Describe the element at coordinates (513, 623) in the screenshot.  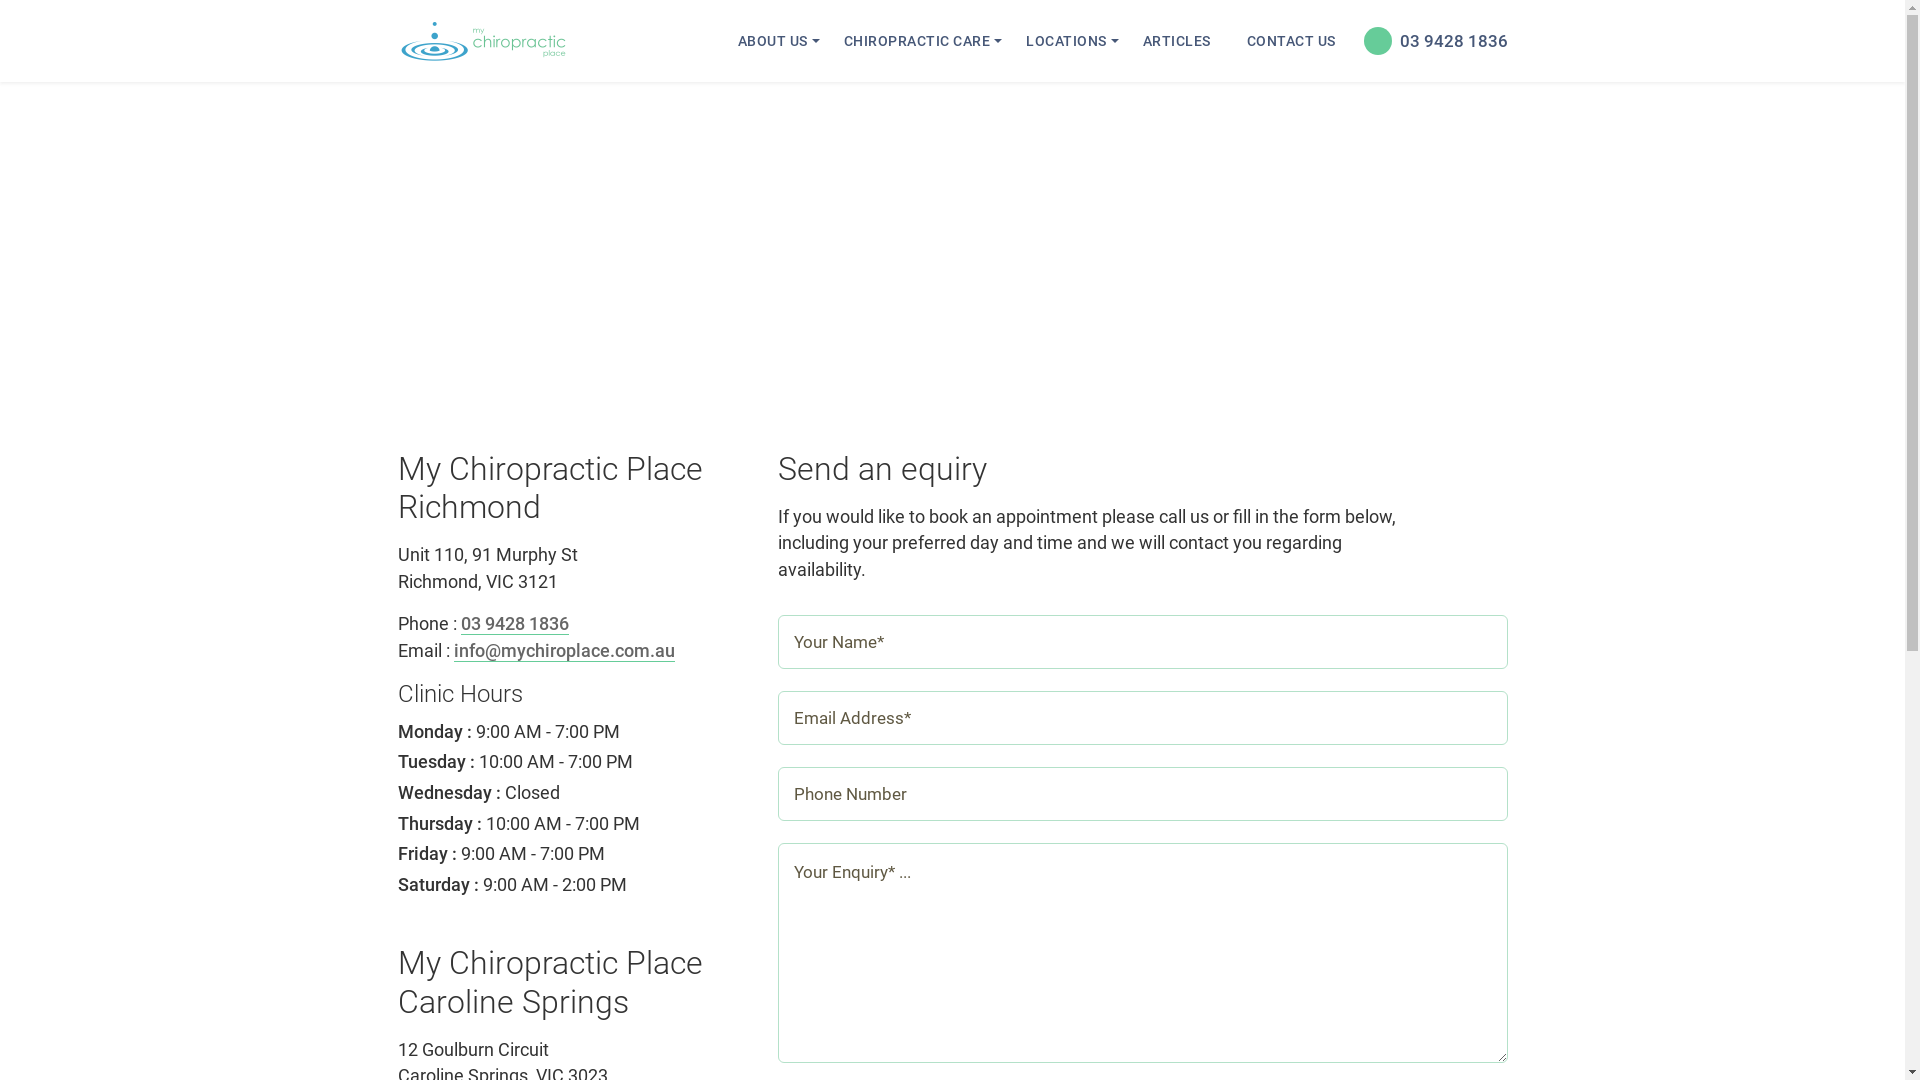
I see `'03 9428 1836'` at that location.